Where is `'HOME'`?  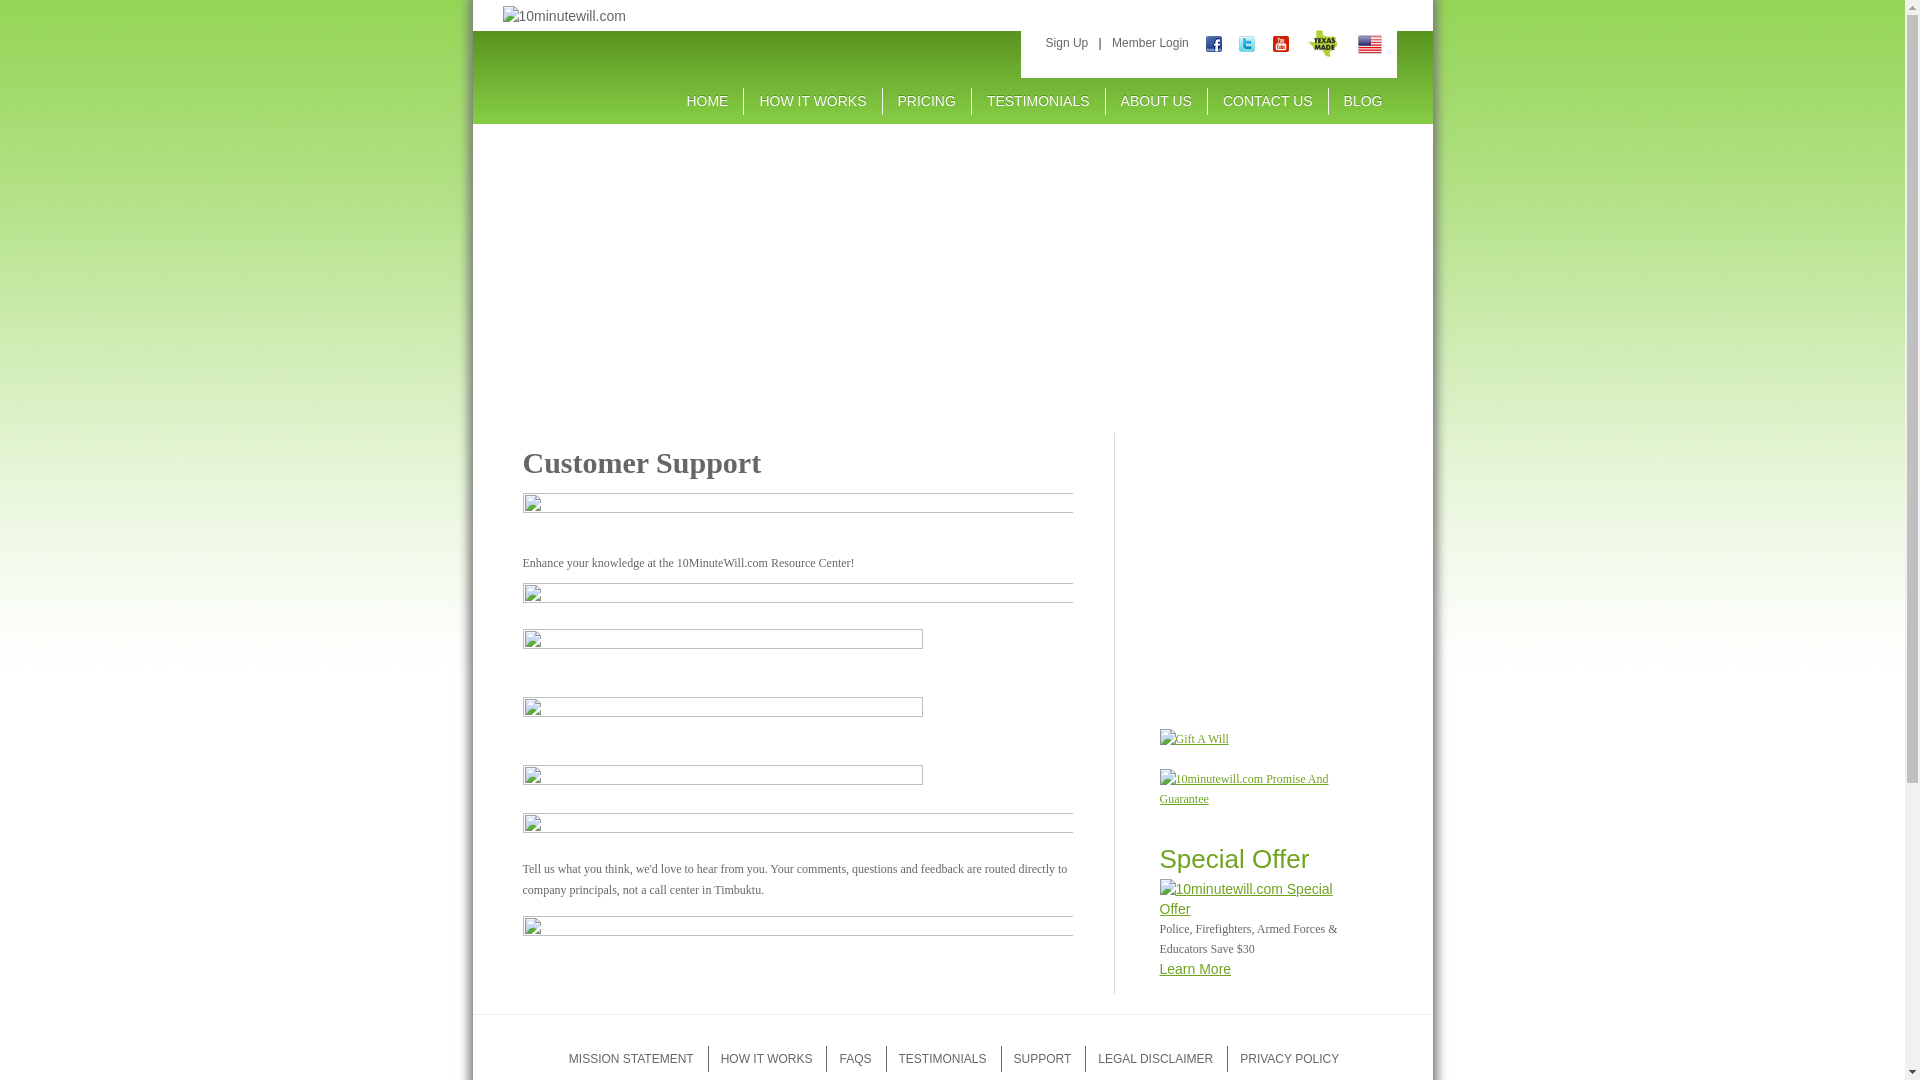 'HOME' is located at coordinates (671, 100).